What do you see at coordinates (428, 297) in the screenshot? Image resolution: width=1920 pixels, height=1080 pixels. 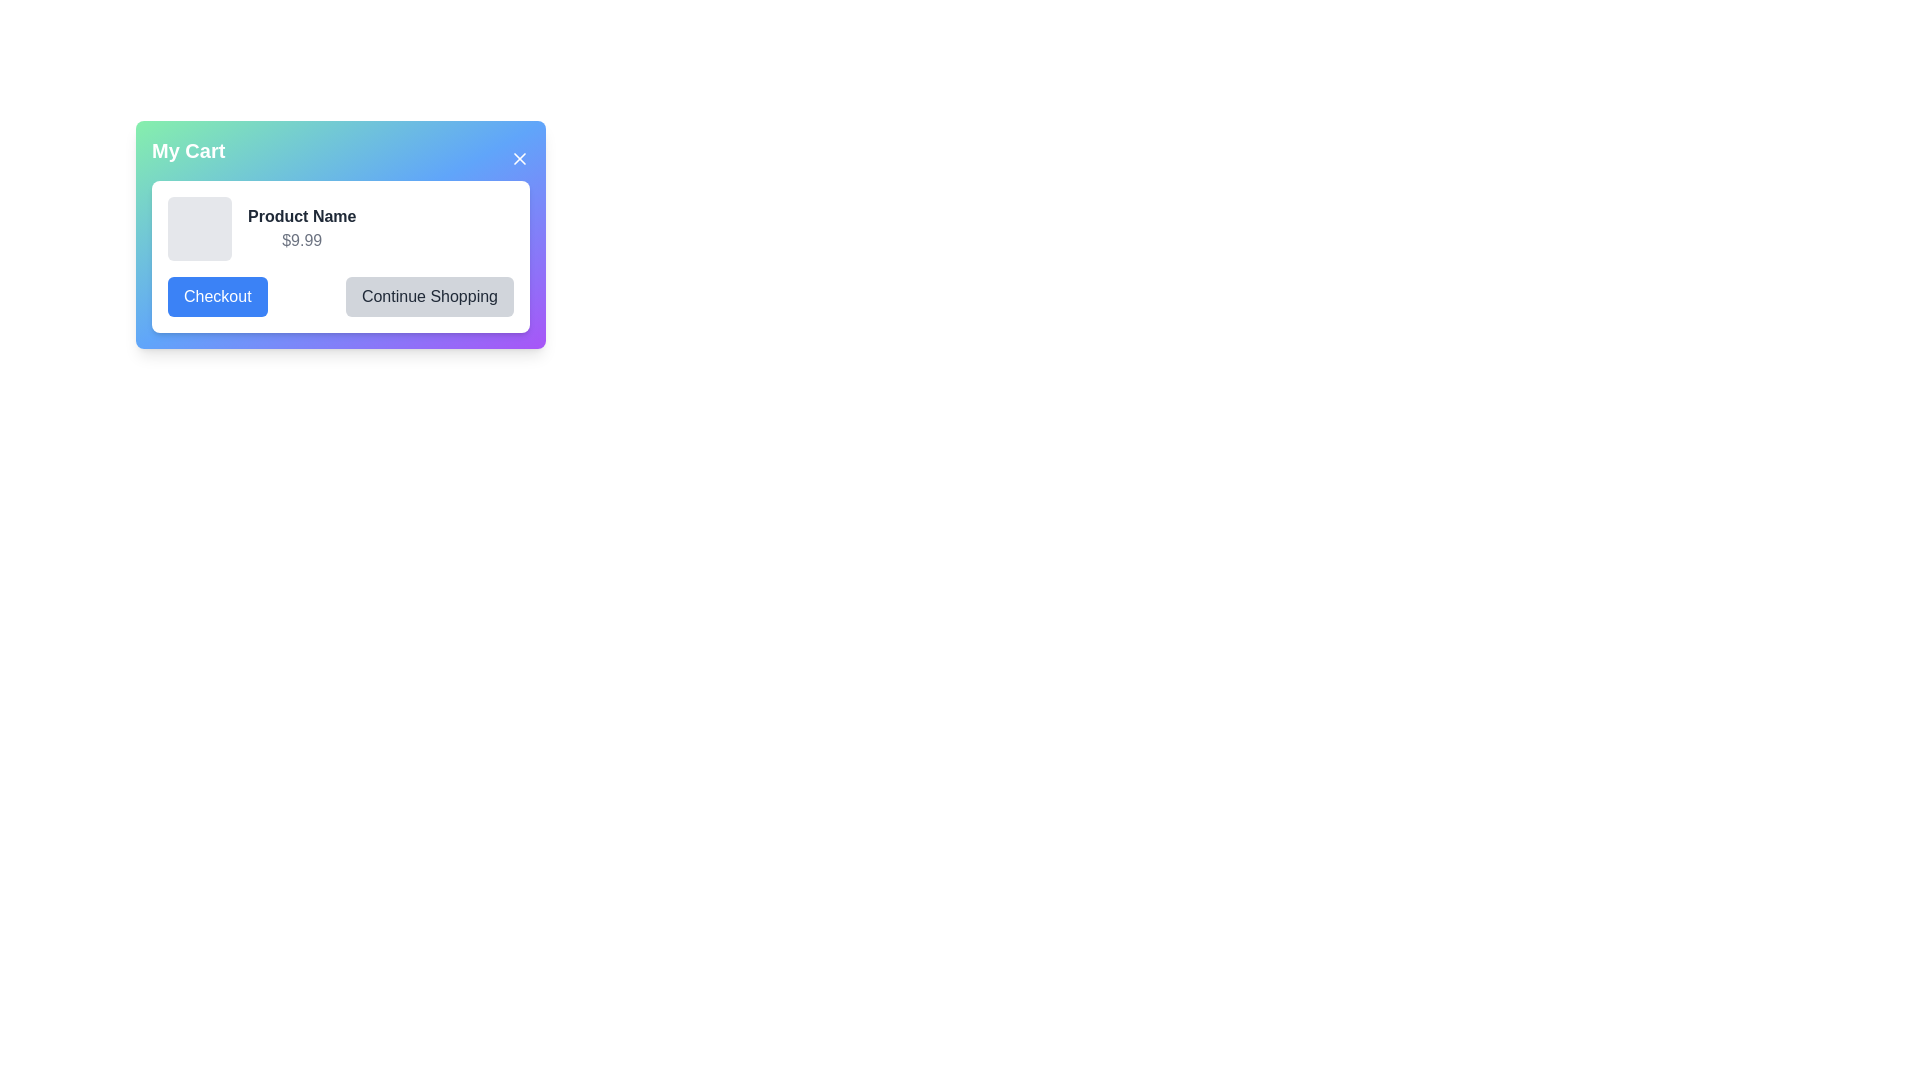 I see `the button located to the right of the 'Checkout' button in the lower section of the cart interface to return to the shopping interface` at bounding box center [428, 297].